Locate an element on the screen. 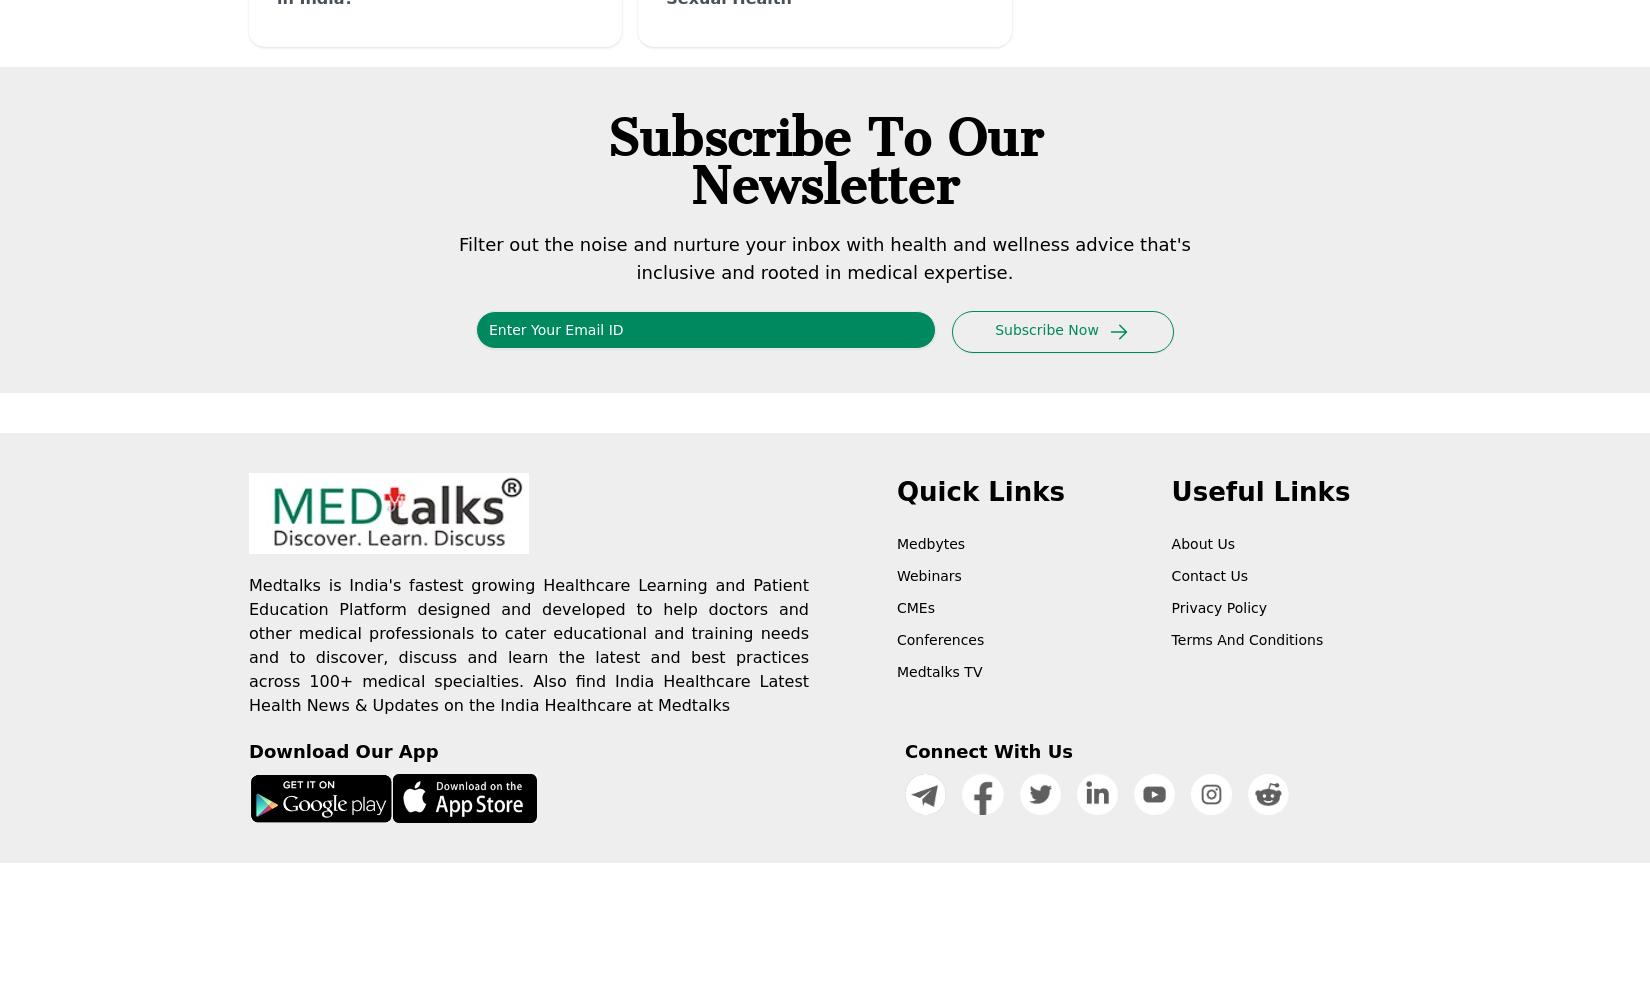 This screenshot has width=1650, height=1000. 'Medbytes' is located at coordinates (930, 543).